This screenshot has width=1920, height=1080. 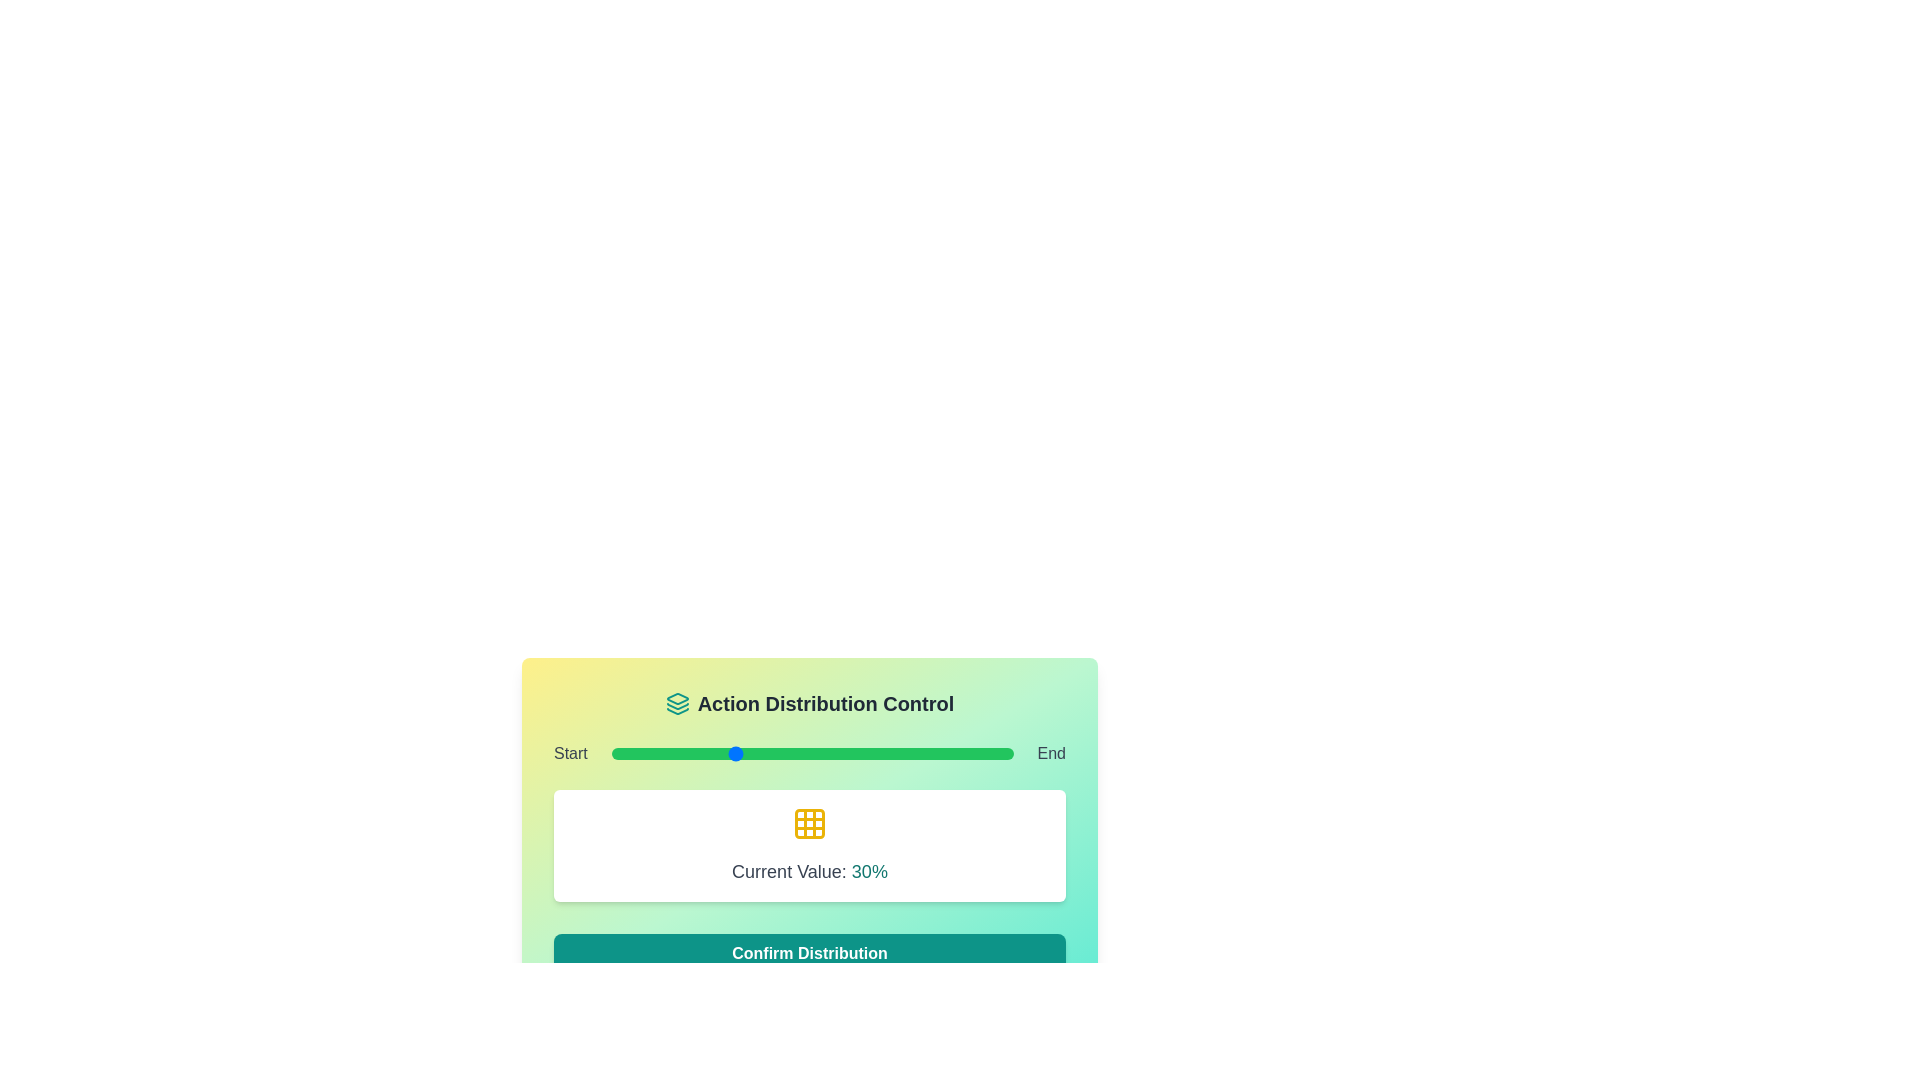 I want to click on the slider to set its value to 39%, so click(x=767, y=753).